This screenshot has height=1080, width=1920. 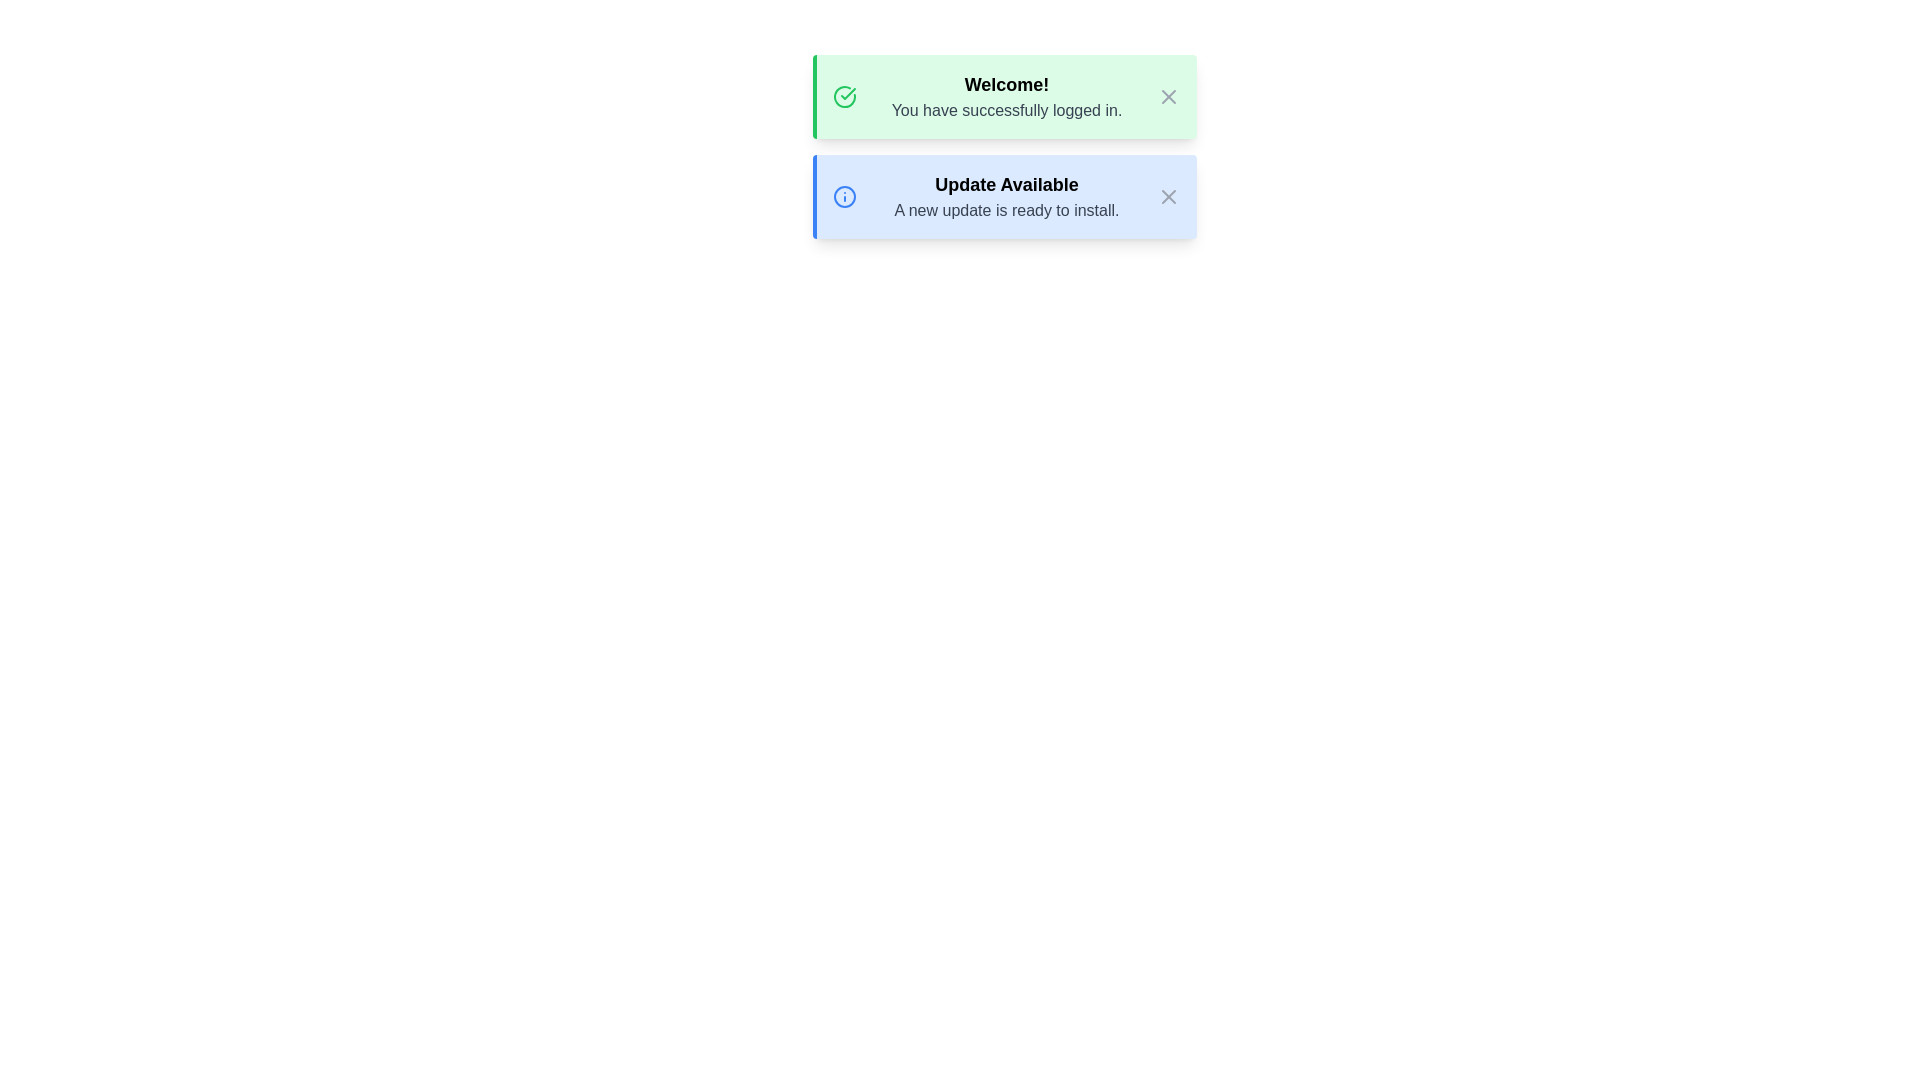 I want to click on the circular icon representing an alert for the 'Update Available' notification located in the header of the interface, so click(x=844, y=196).